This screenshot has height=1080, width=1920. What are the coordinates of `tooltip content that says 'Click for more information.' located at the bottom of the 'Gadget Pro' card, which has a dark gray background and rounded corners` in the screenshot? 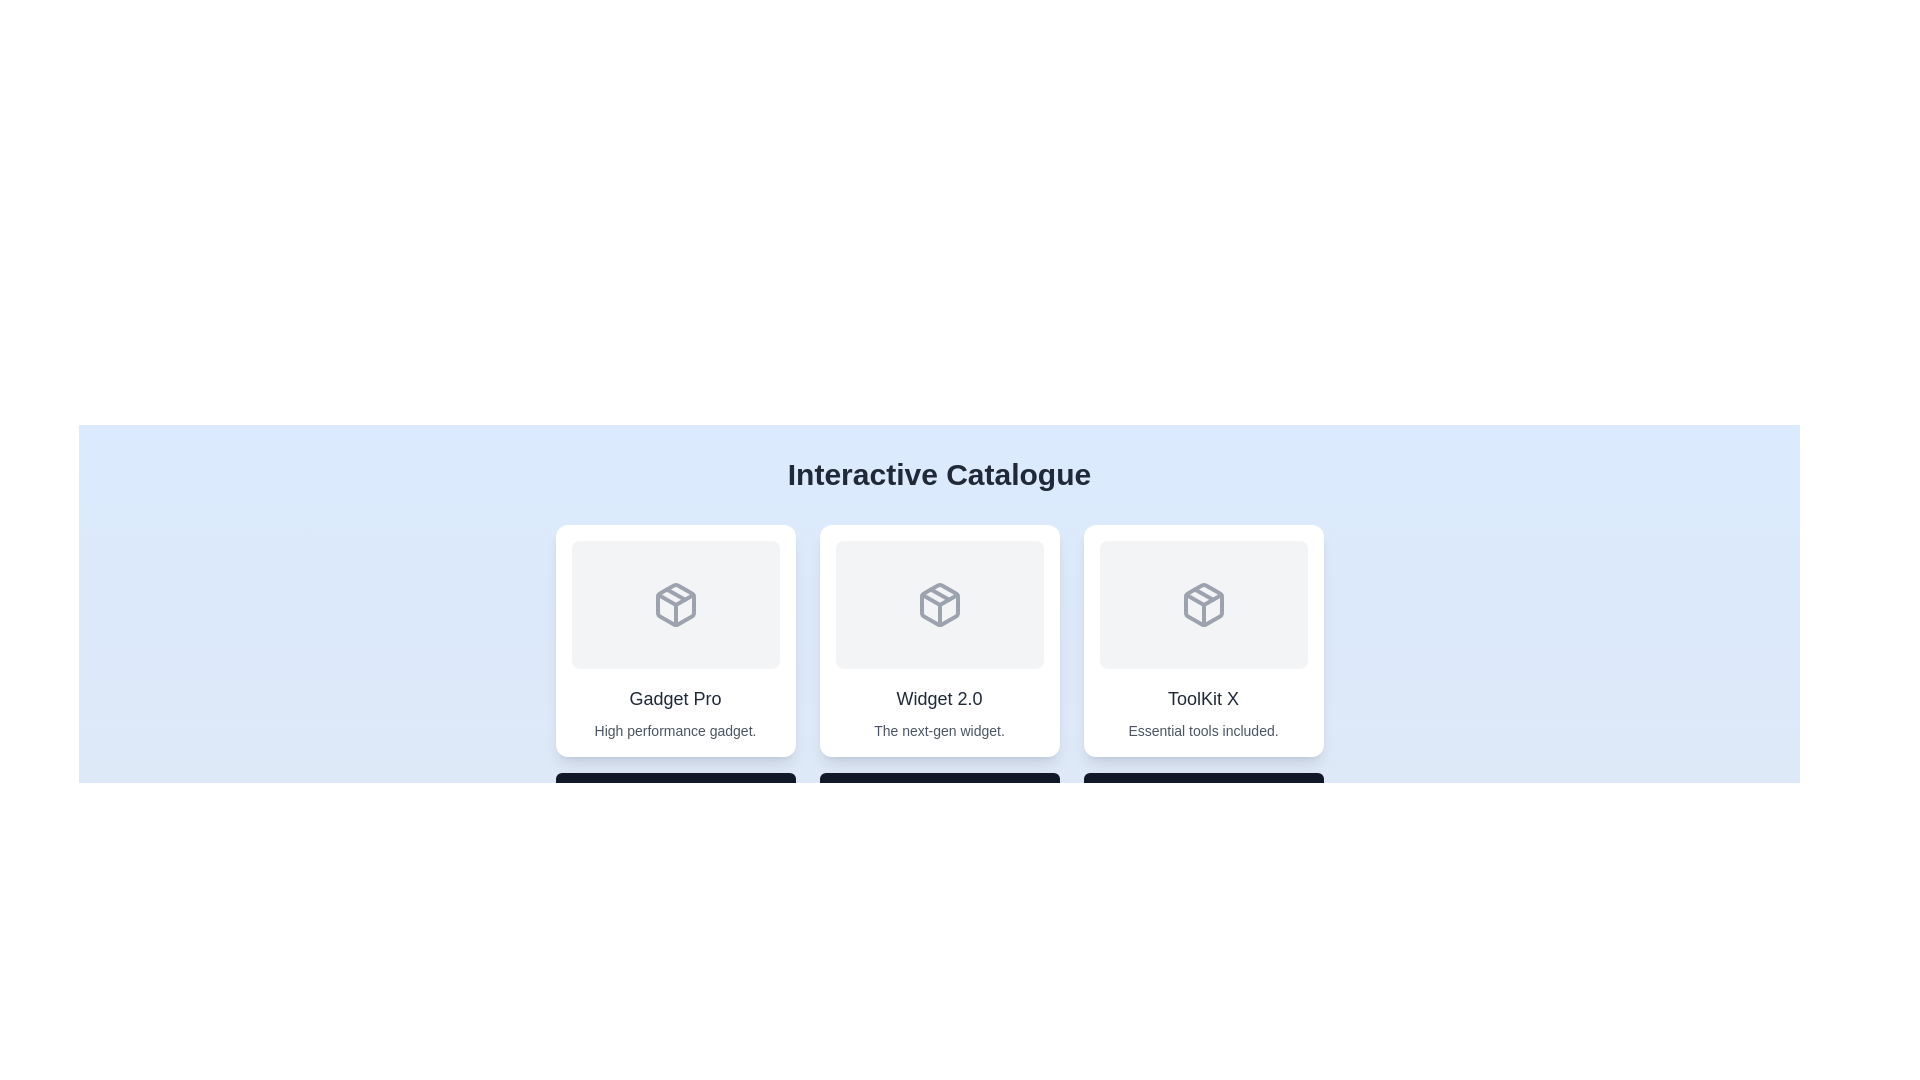 It's located at (675, 788).